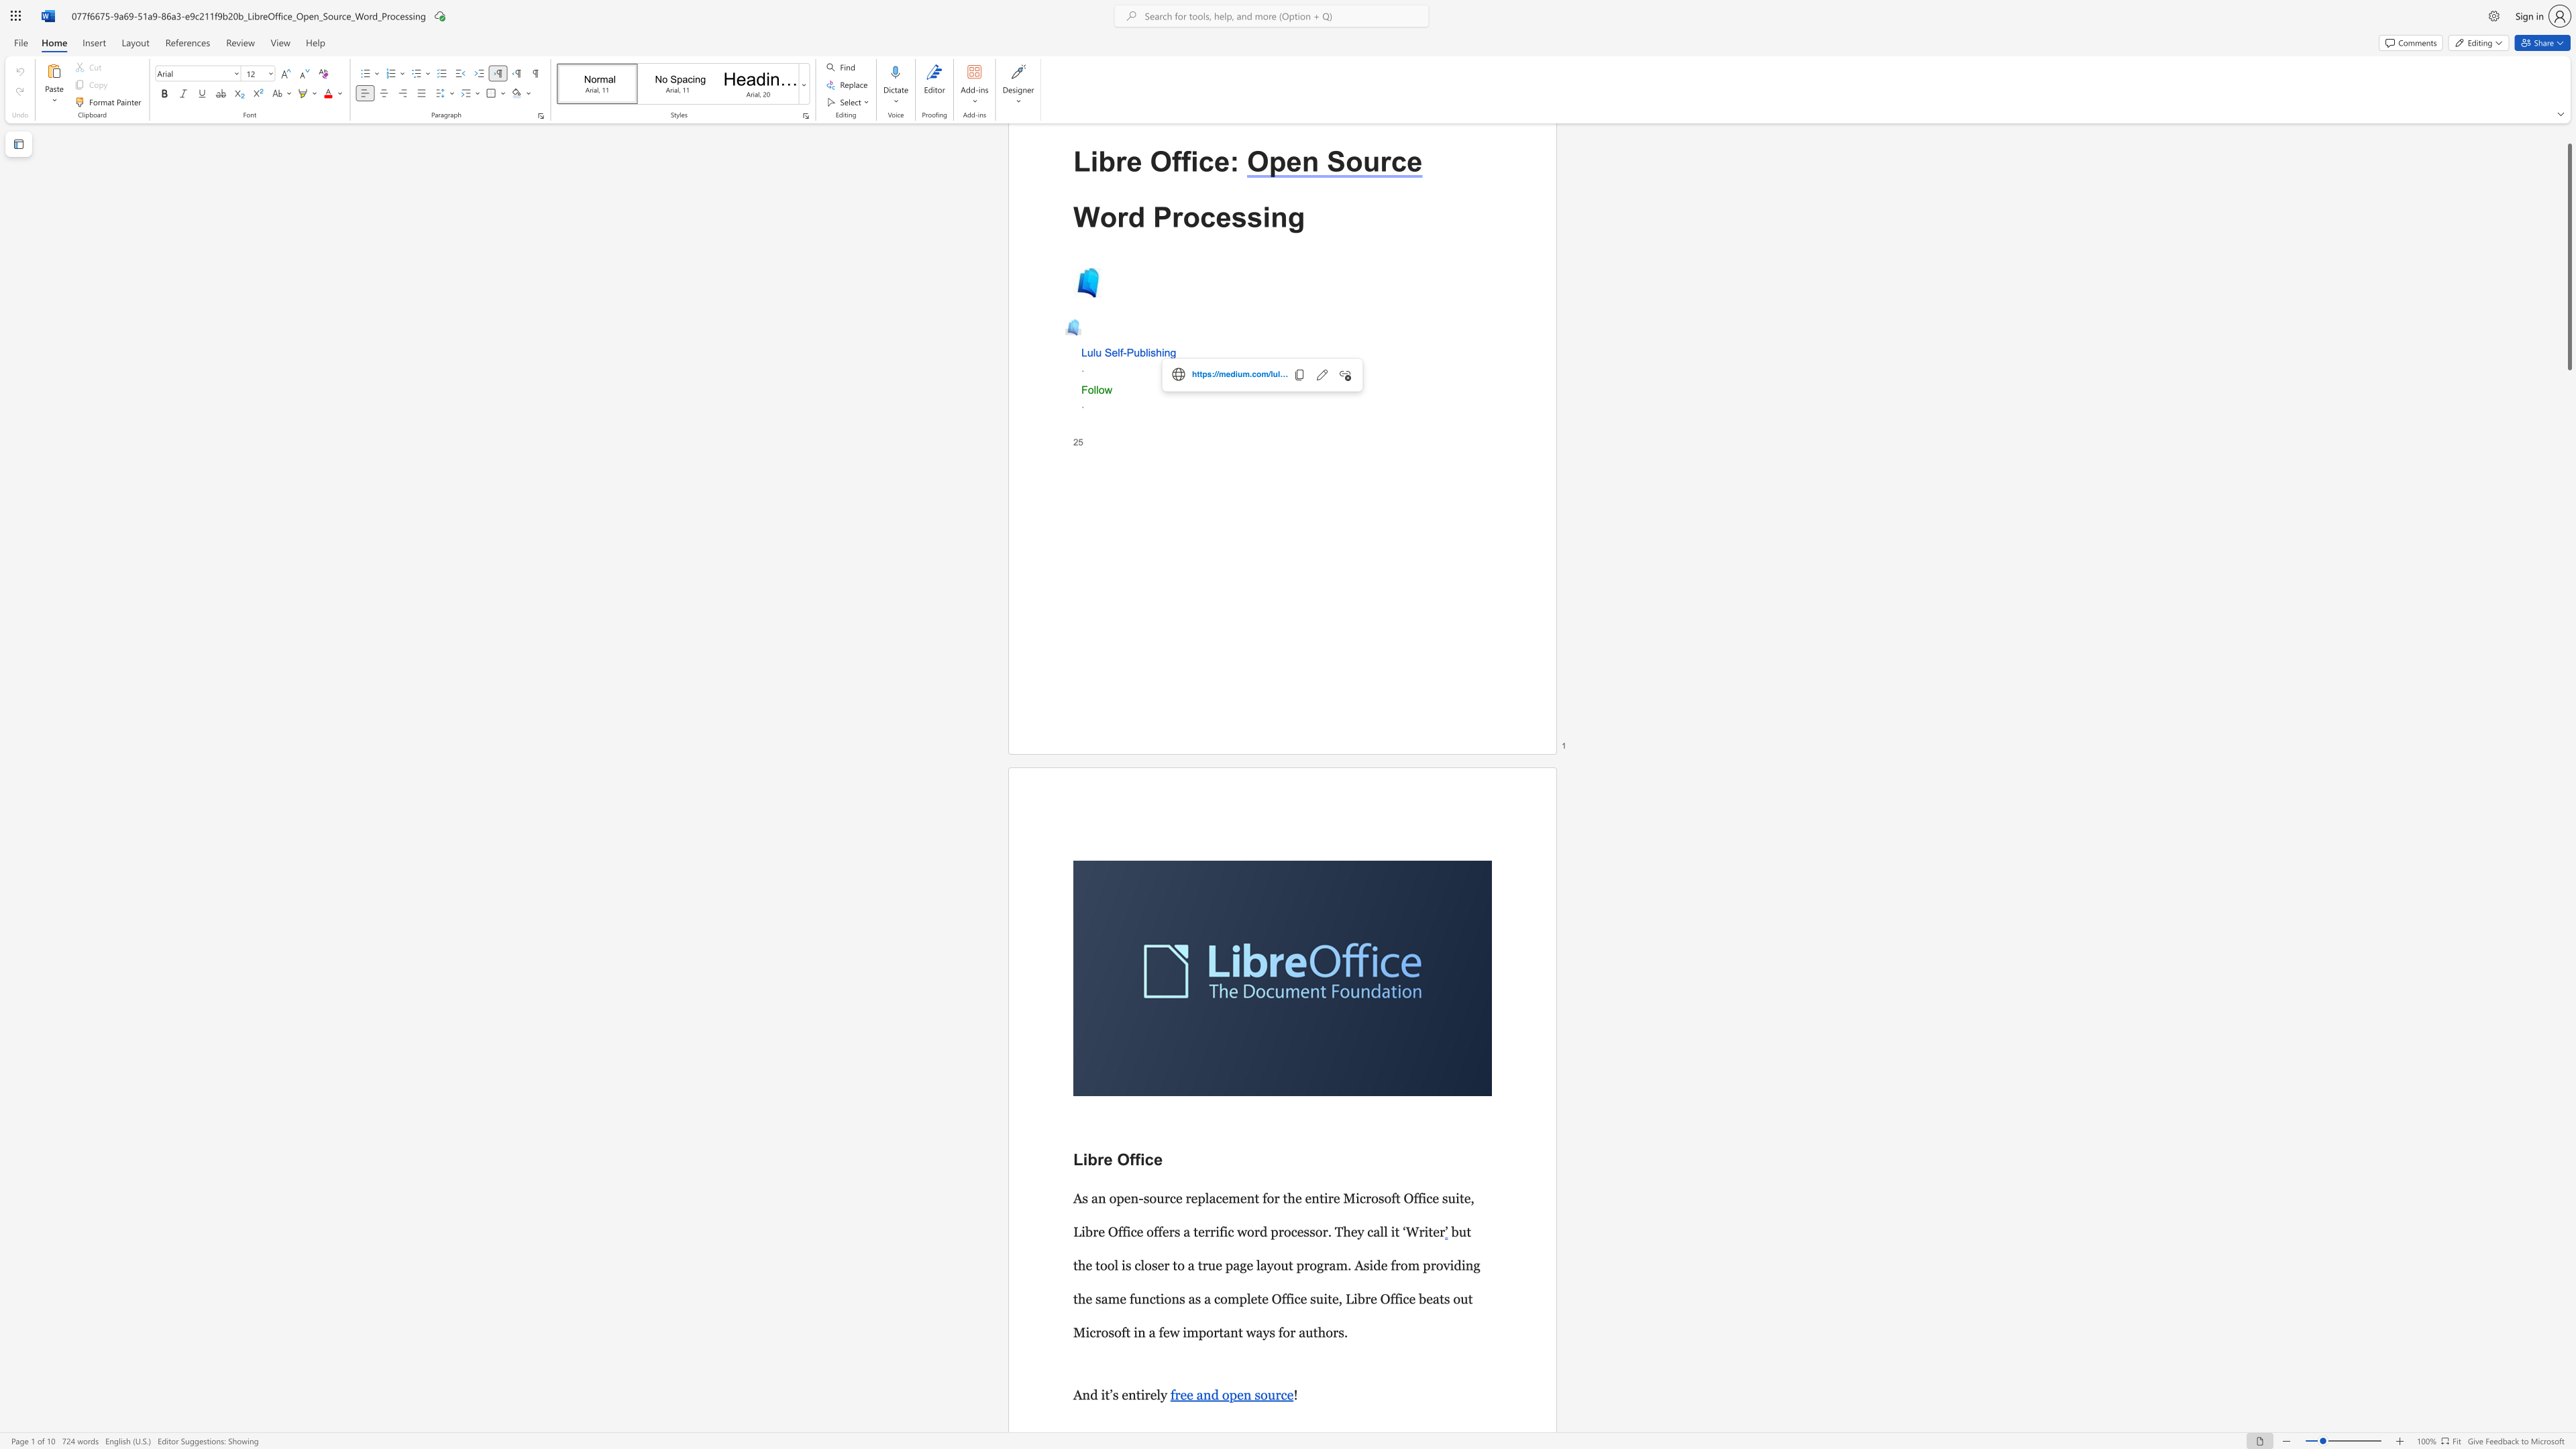  I want to click on the 11th character "r" in the text, so click(1335, 1332).